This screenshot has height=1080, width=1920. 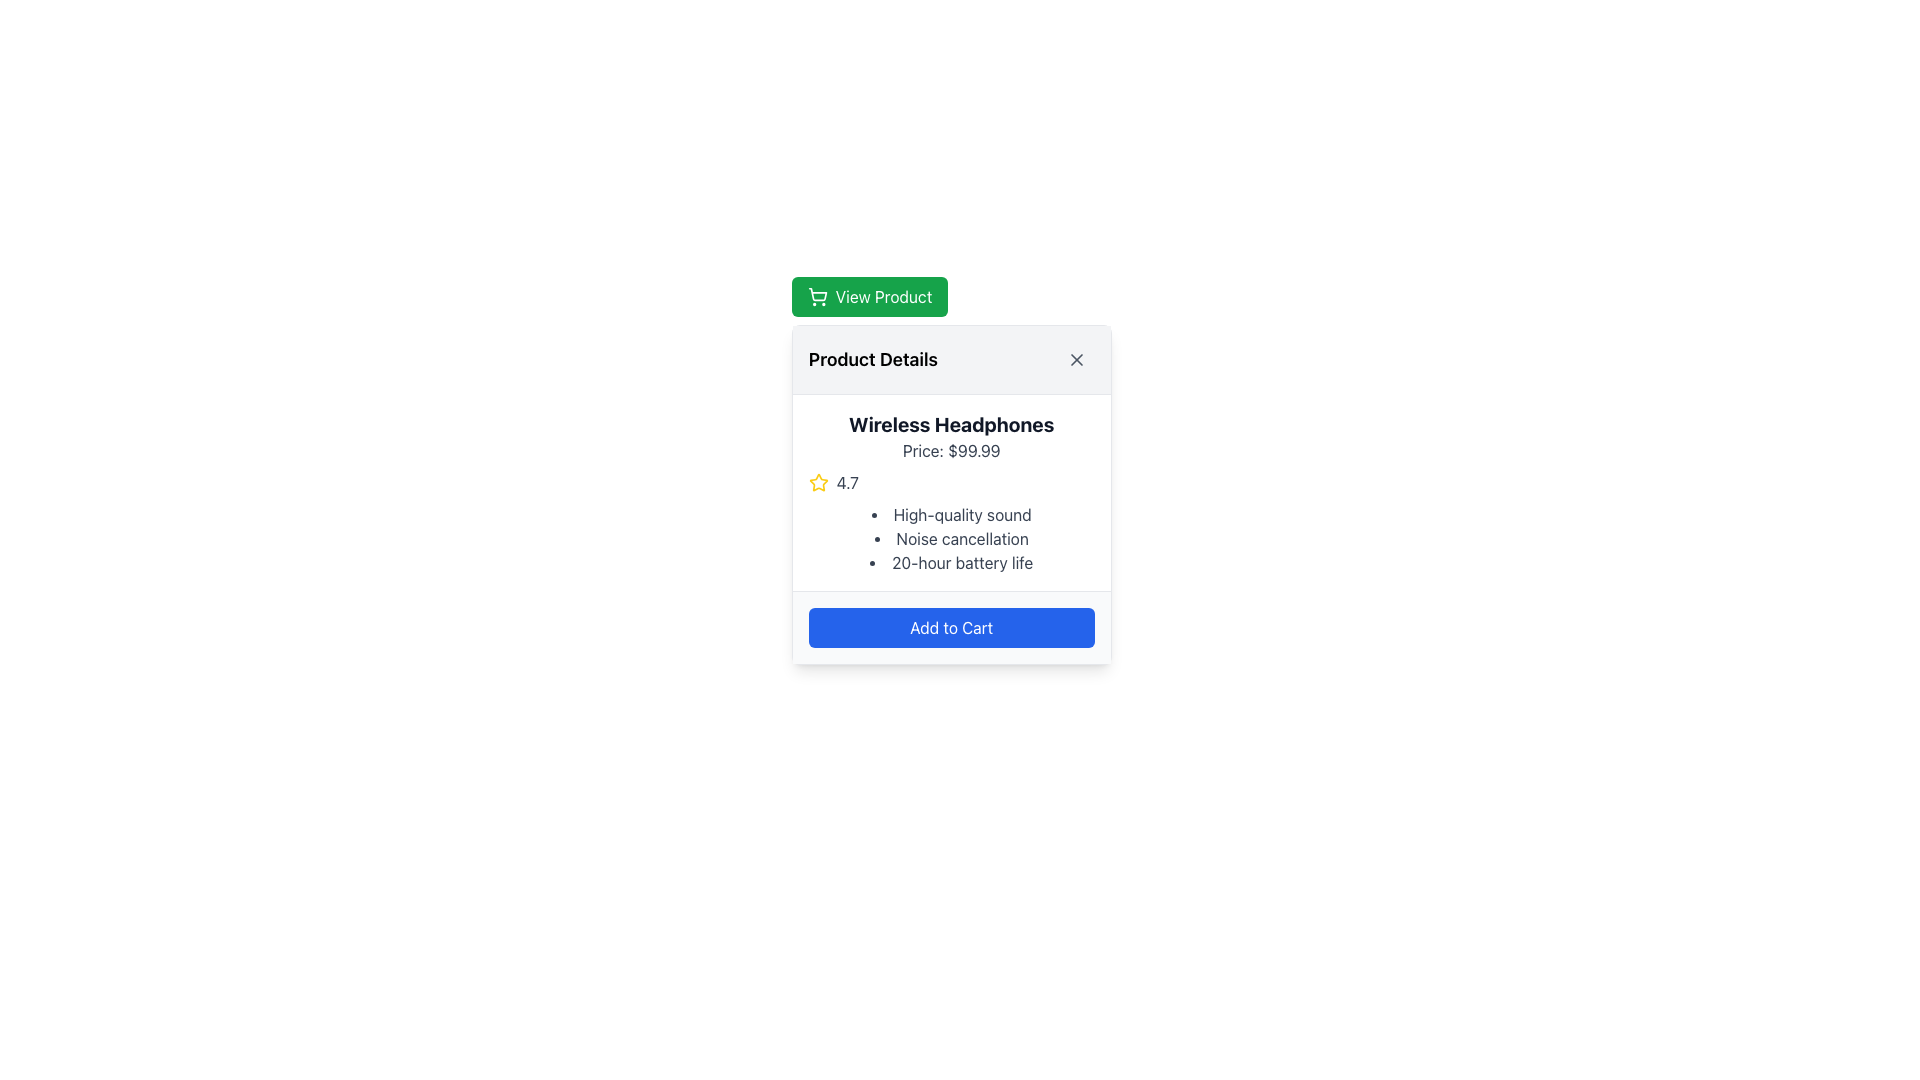 I want to click on the rating indicator icon located in the 'Product Details' dialog box, which visually represents the score of 4.7, so click(x=818, y=482).